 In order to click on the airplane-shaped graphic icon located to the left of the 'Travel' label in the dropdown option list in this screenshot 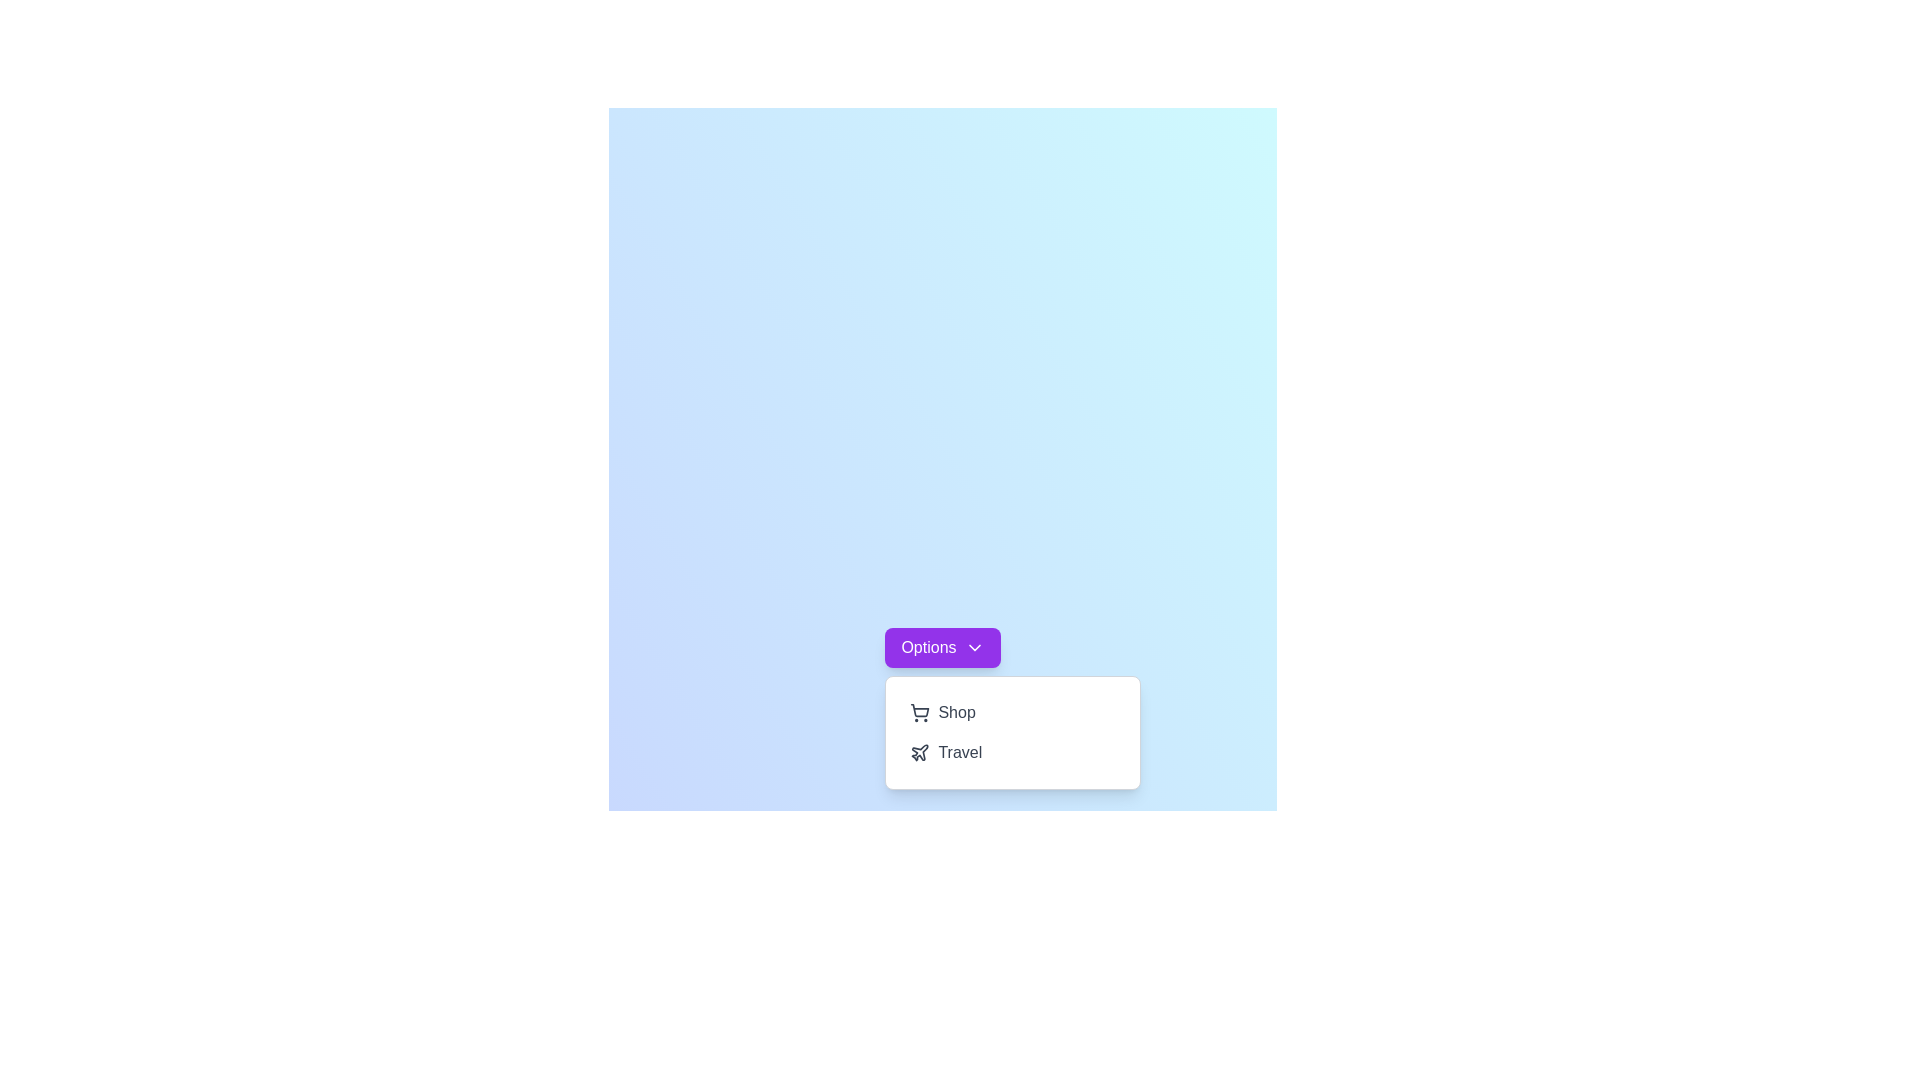, I will do `click(919, 752)`.